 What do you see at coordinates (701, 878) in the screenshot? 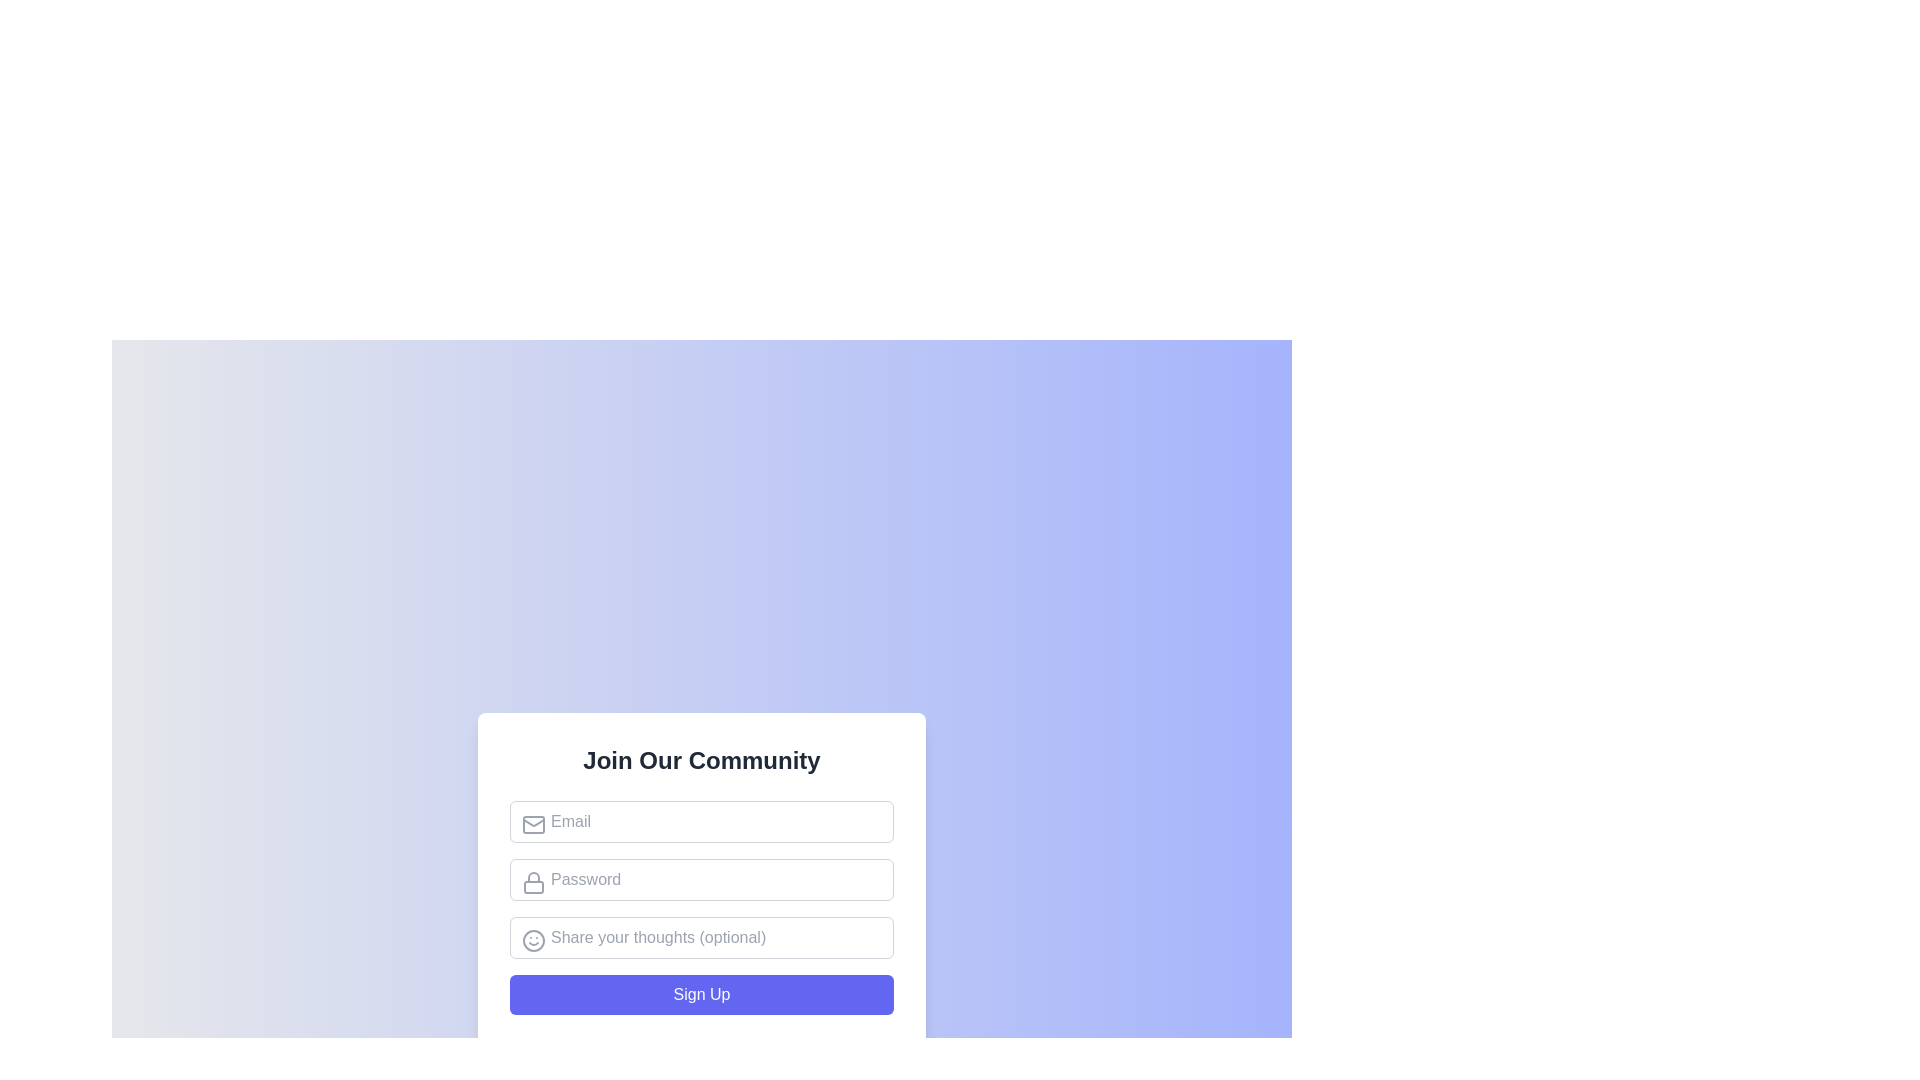
I see `the password input field located in the 'Join Our Community' form, which is the second input field below the 'Email' field` at bounding box center [701, 878].